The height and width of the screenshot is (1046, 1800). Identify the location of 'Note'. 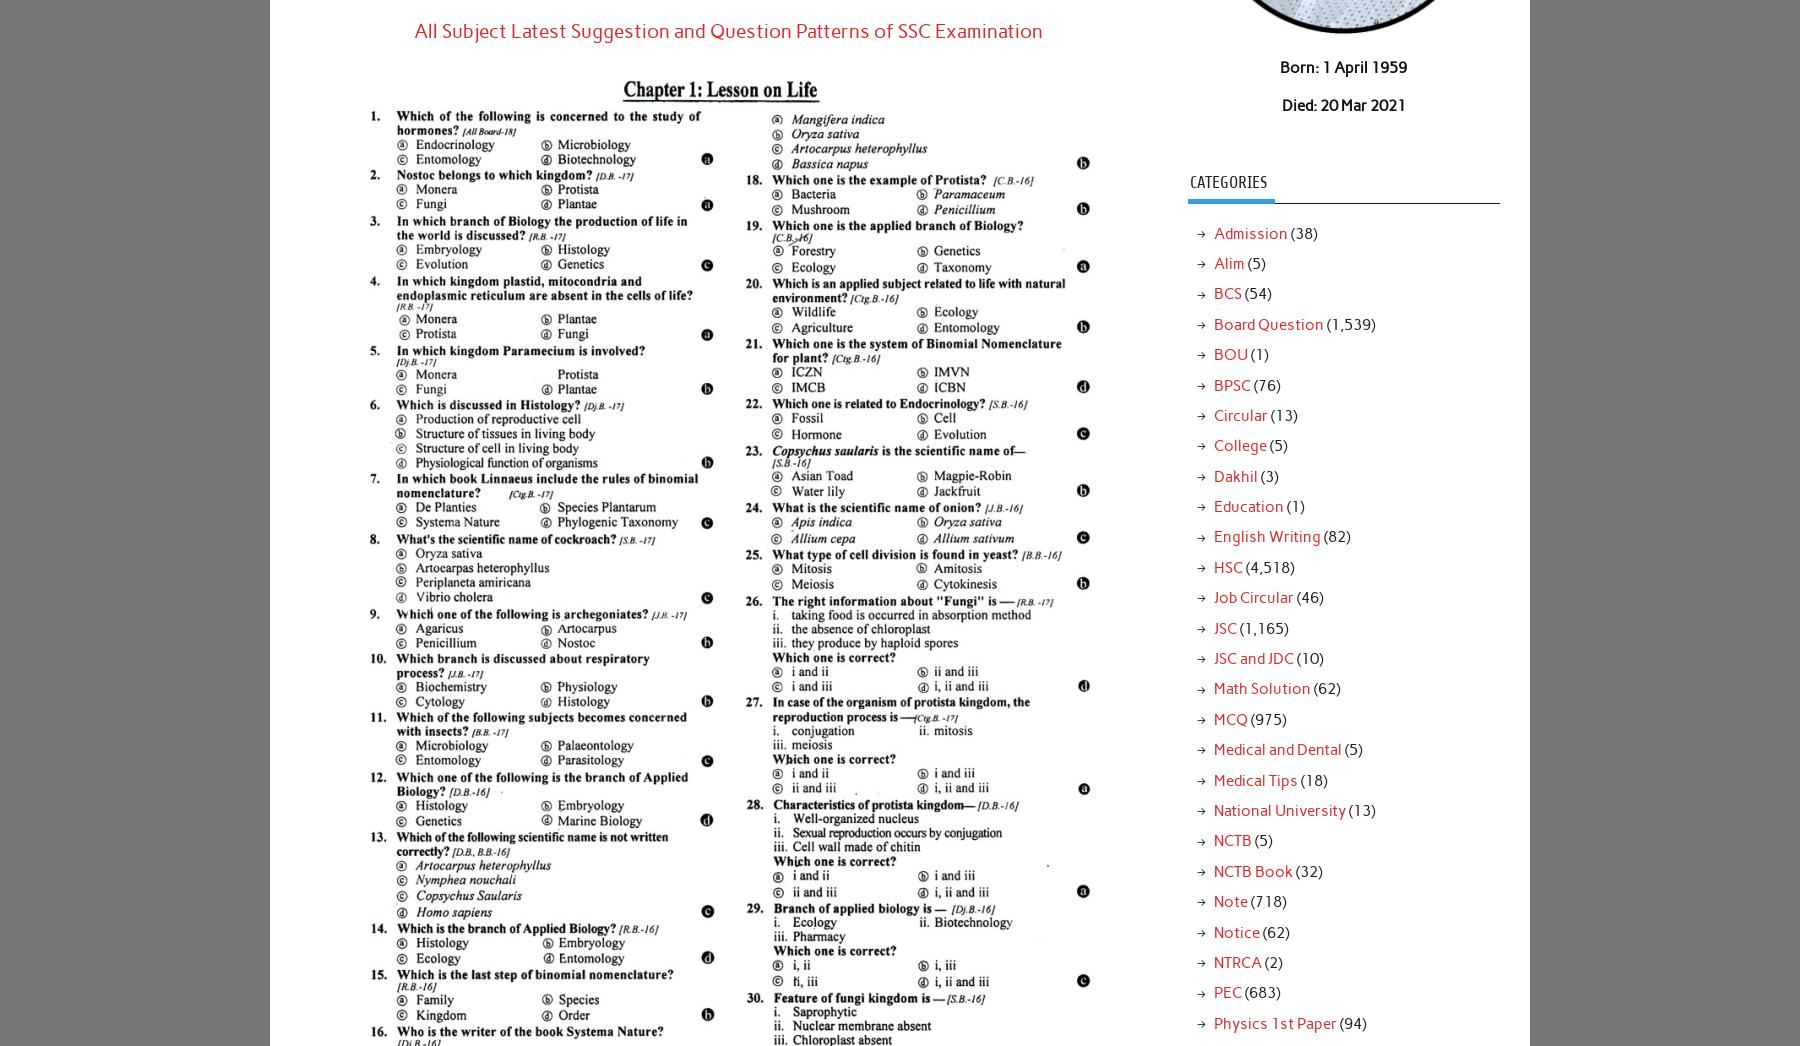
(1228, 901).